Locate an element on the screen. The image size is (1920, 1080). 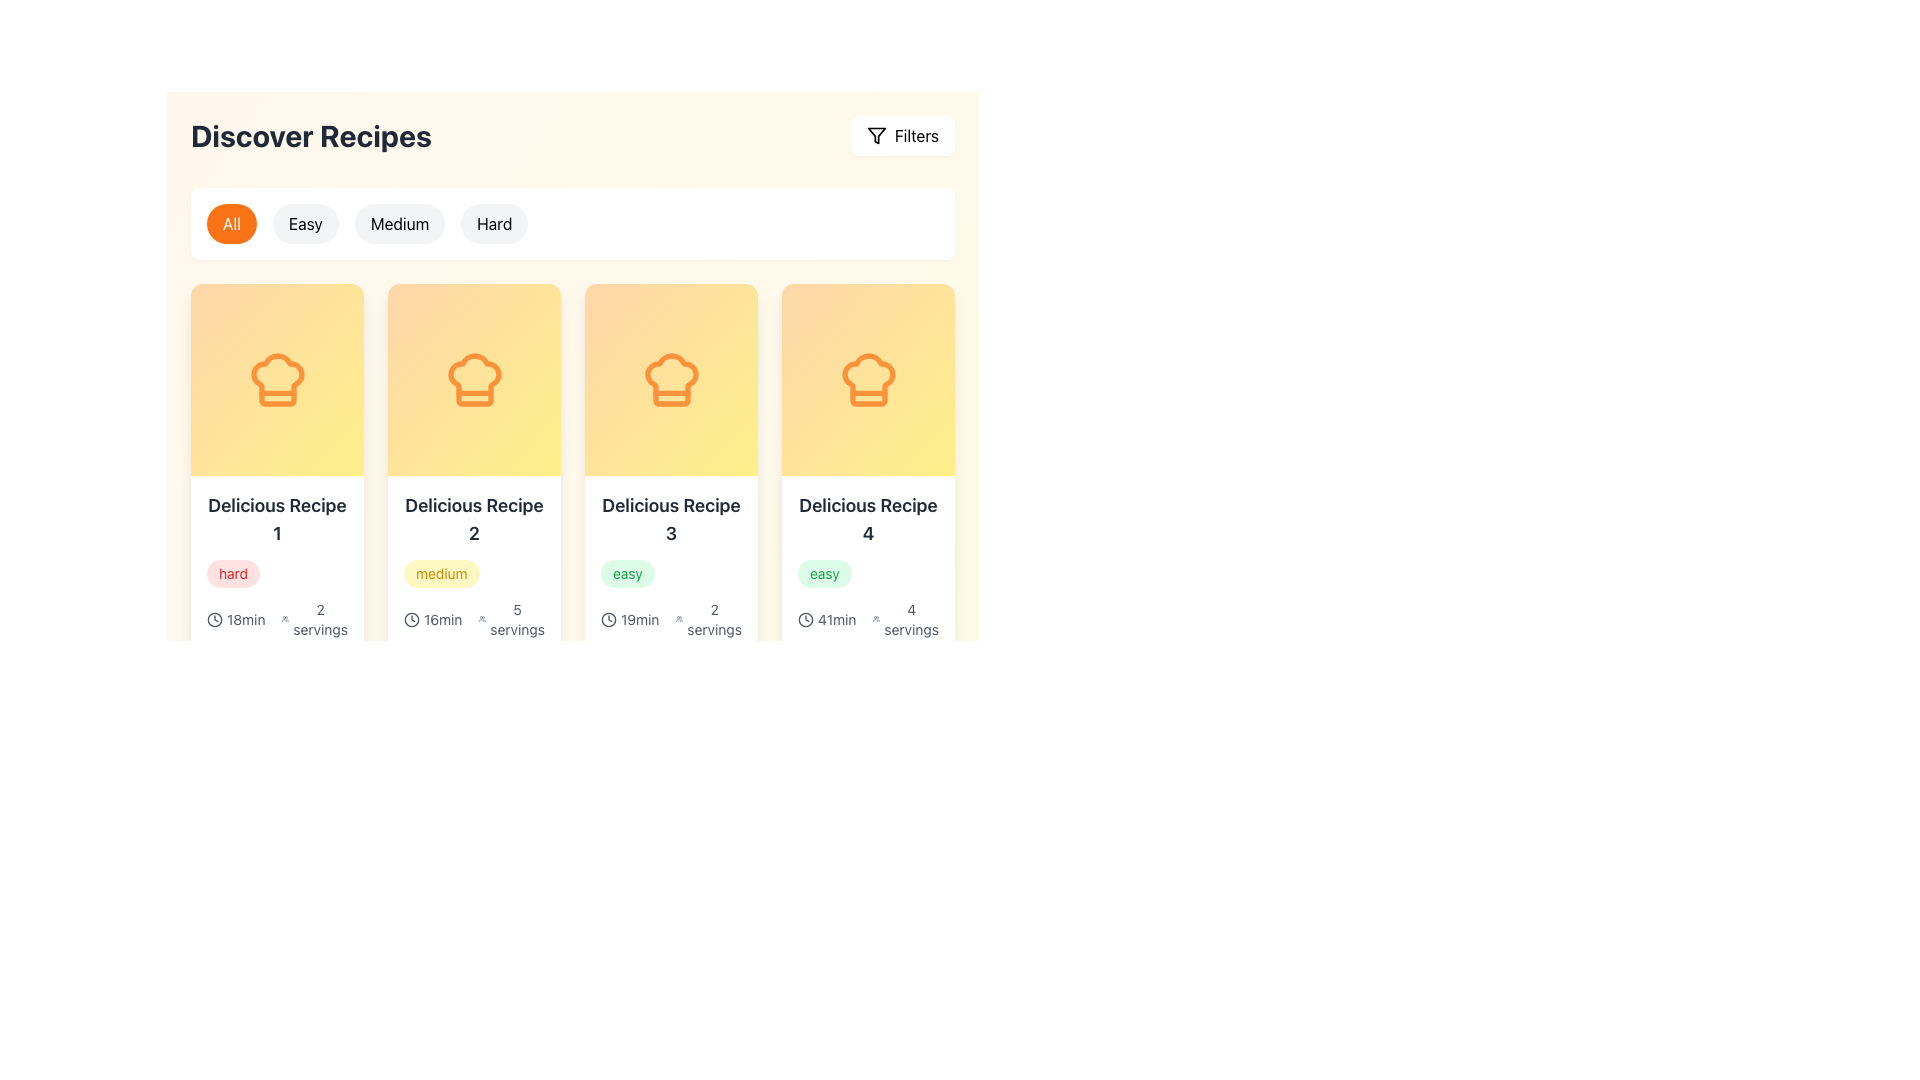
the title text label of the recipe card, which is located below the orange chef's hat icon and above other descriptive elements, in the third card from the left is located at coordinates (671, 519).